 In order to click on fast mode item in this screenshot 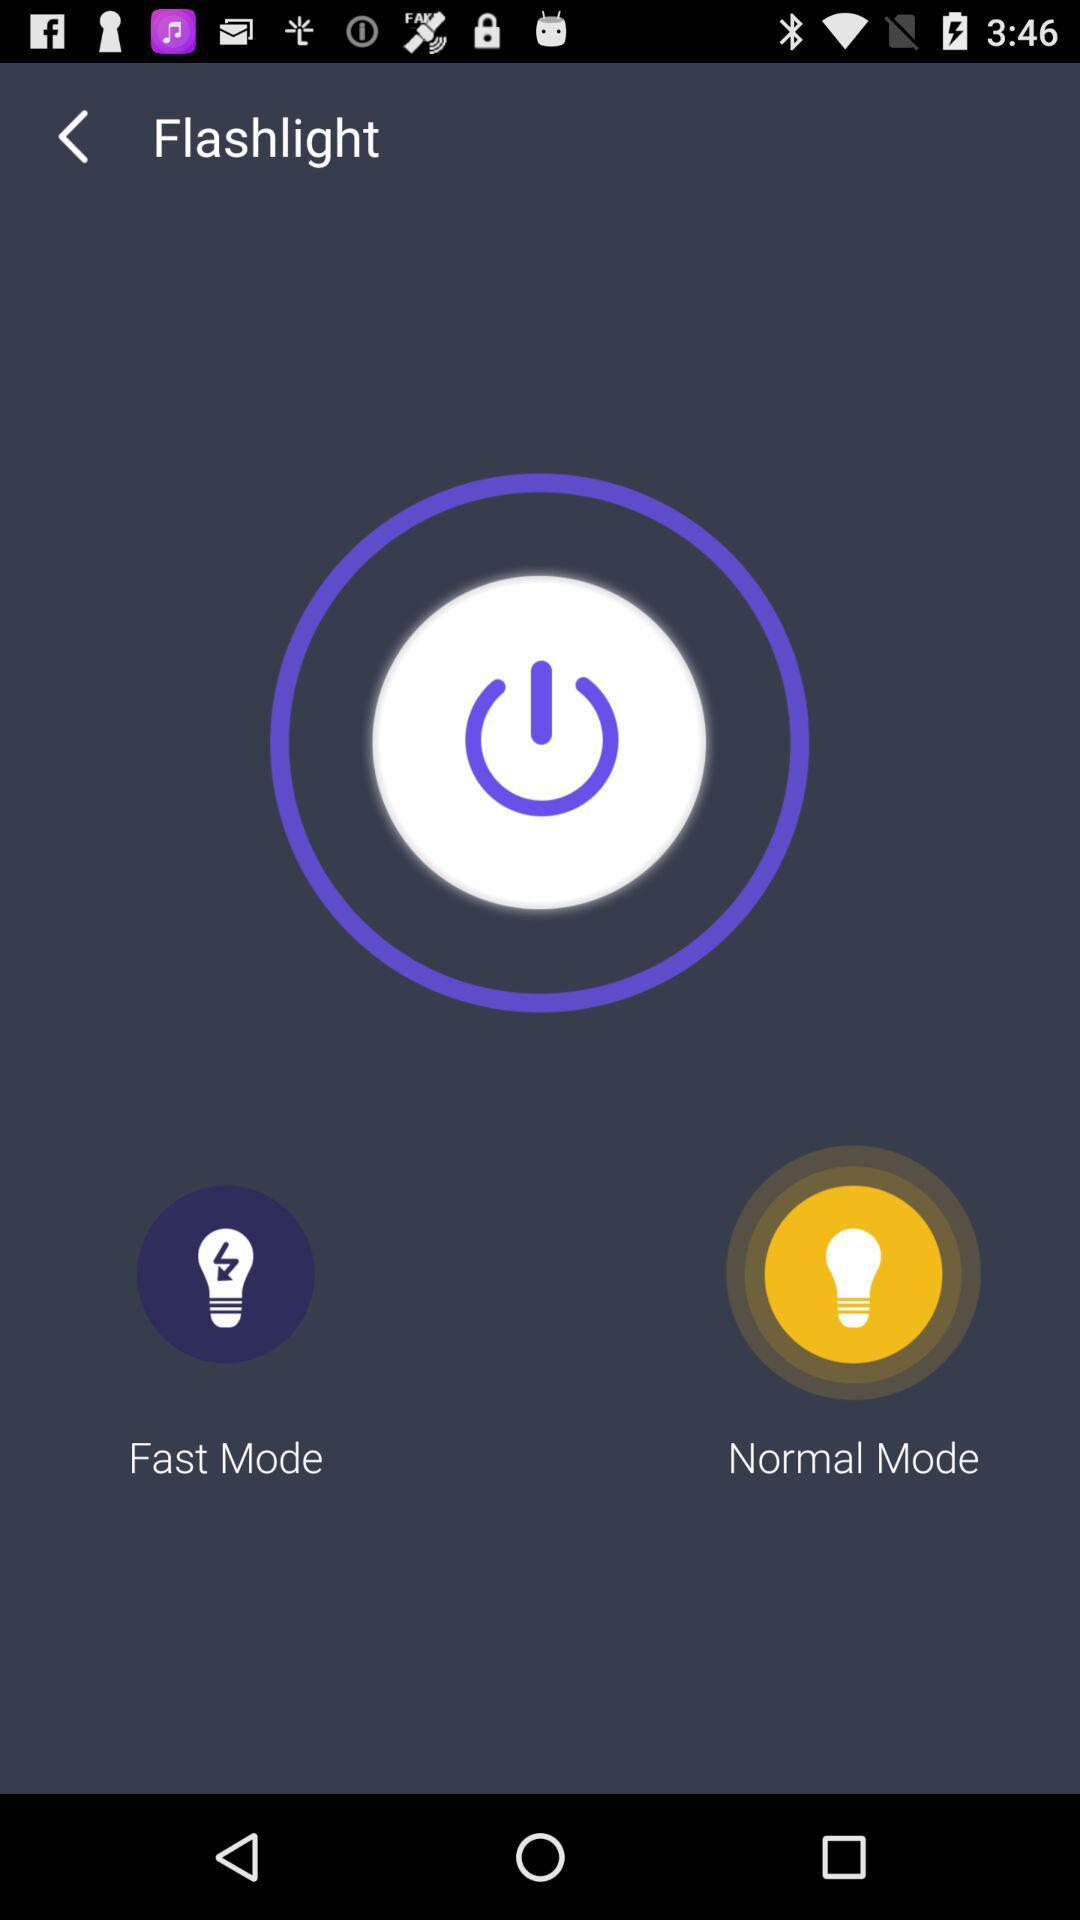, I will do `click(225, 1314)`.